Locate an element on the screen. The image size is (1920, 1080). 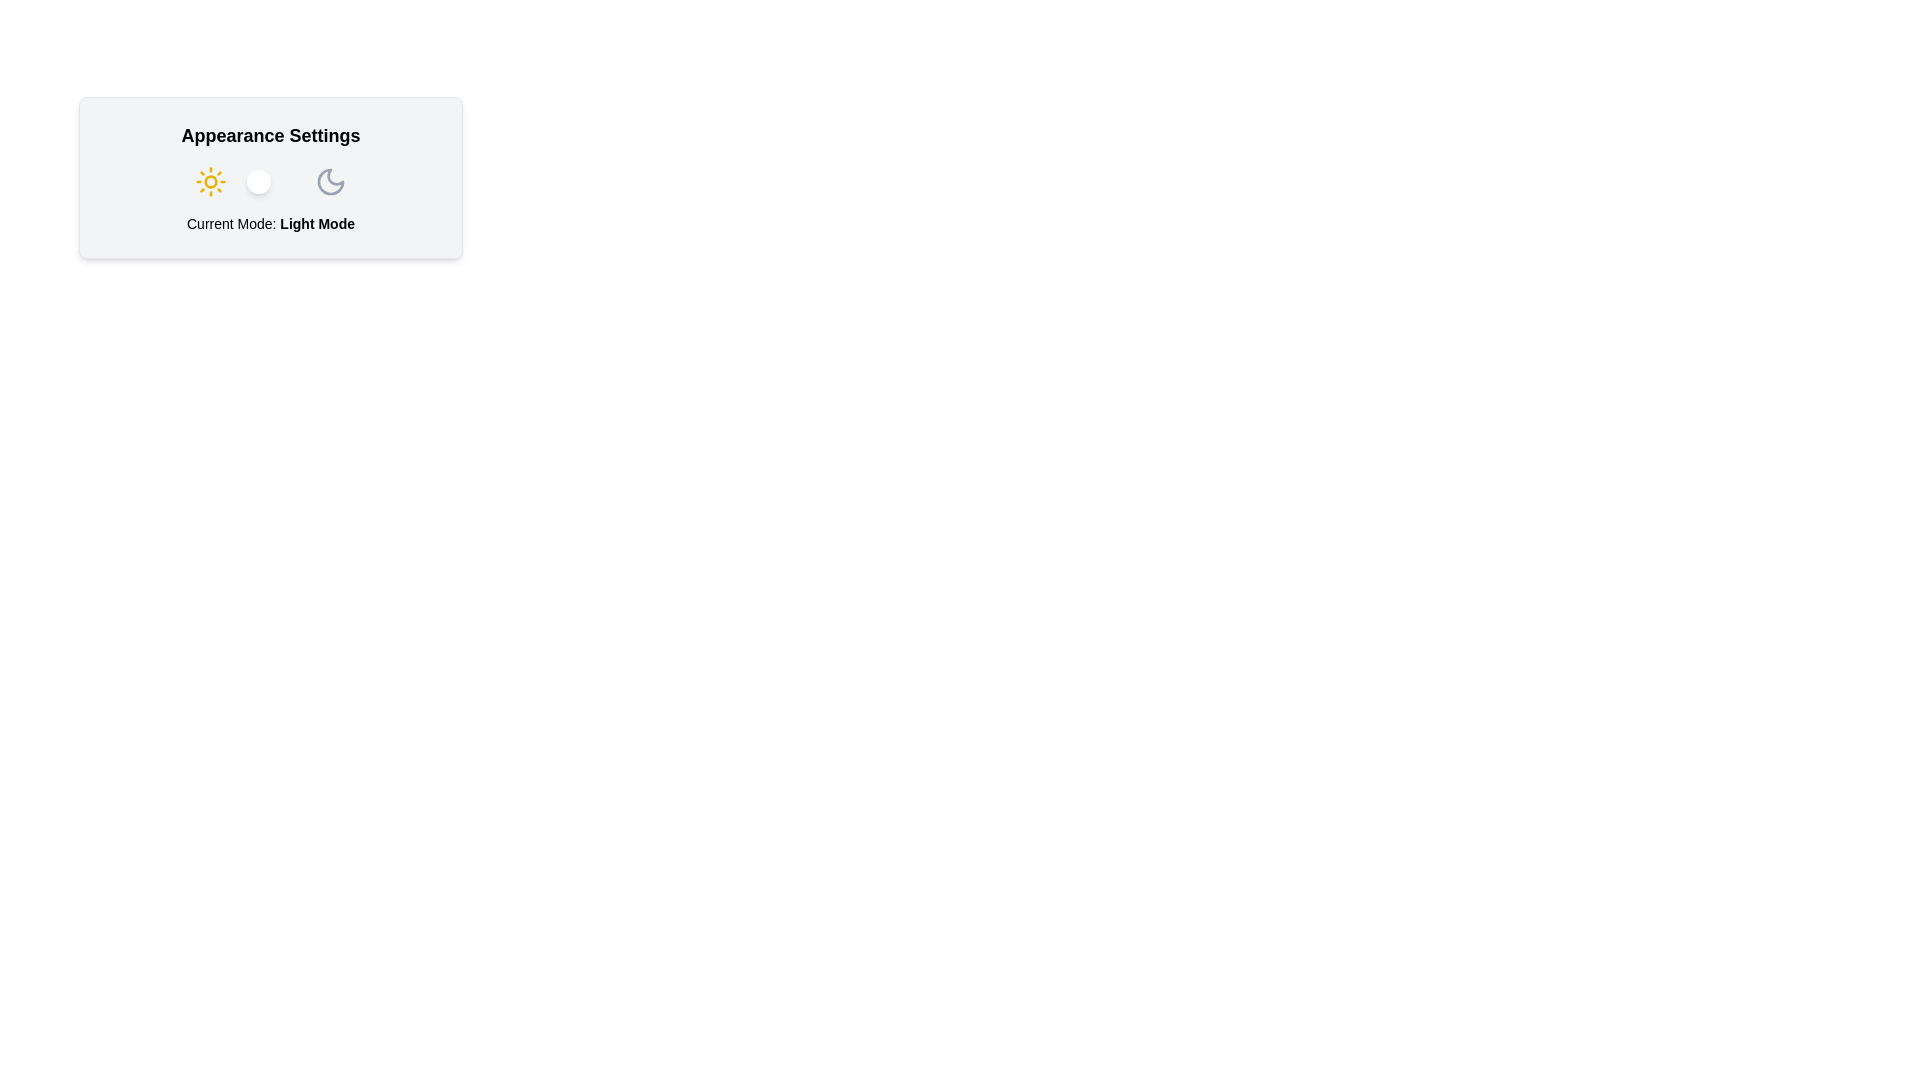
the bold-styled, large text element that reads 'Appearance Settings', located at the top of the light gray card interface is located at coordinates (269, 135).